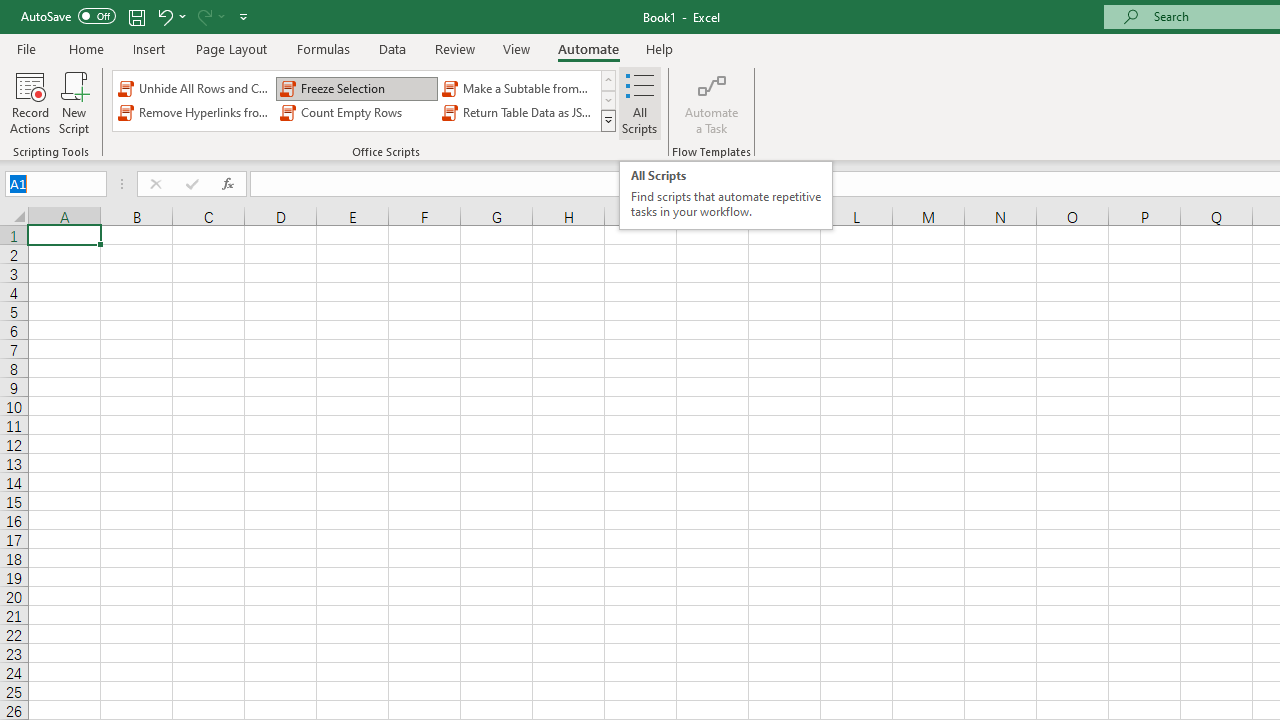 Image resolution: width=1280 pixels, height=720 pixels. What do you see at coordinates (30, 103) in the screenshot?
I see `'Record Actions'` at bounding box center [30, 103].